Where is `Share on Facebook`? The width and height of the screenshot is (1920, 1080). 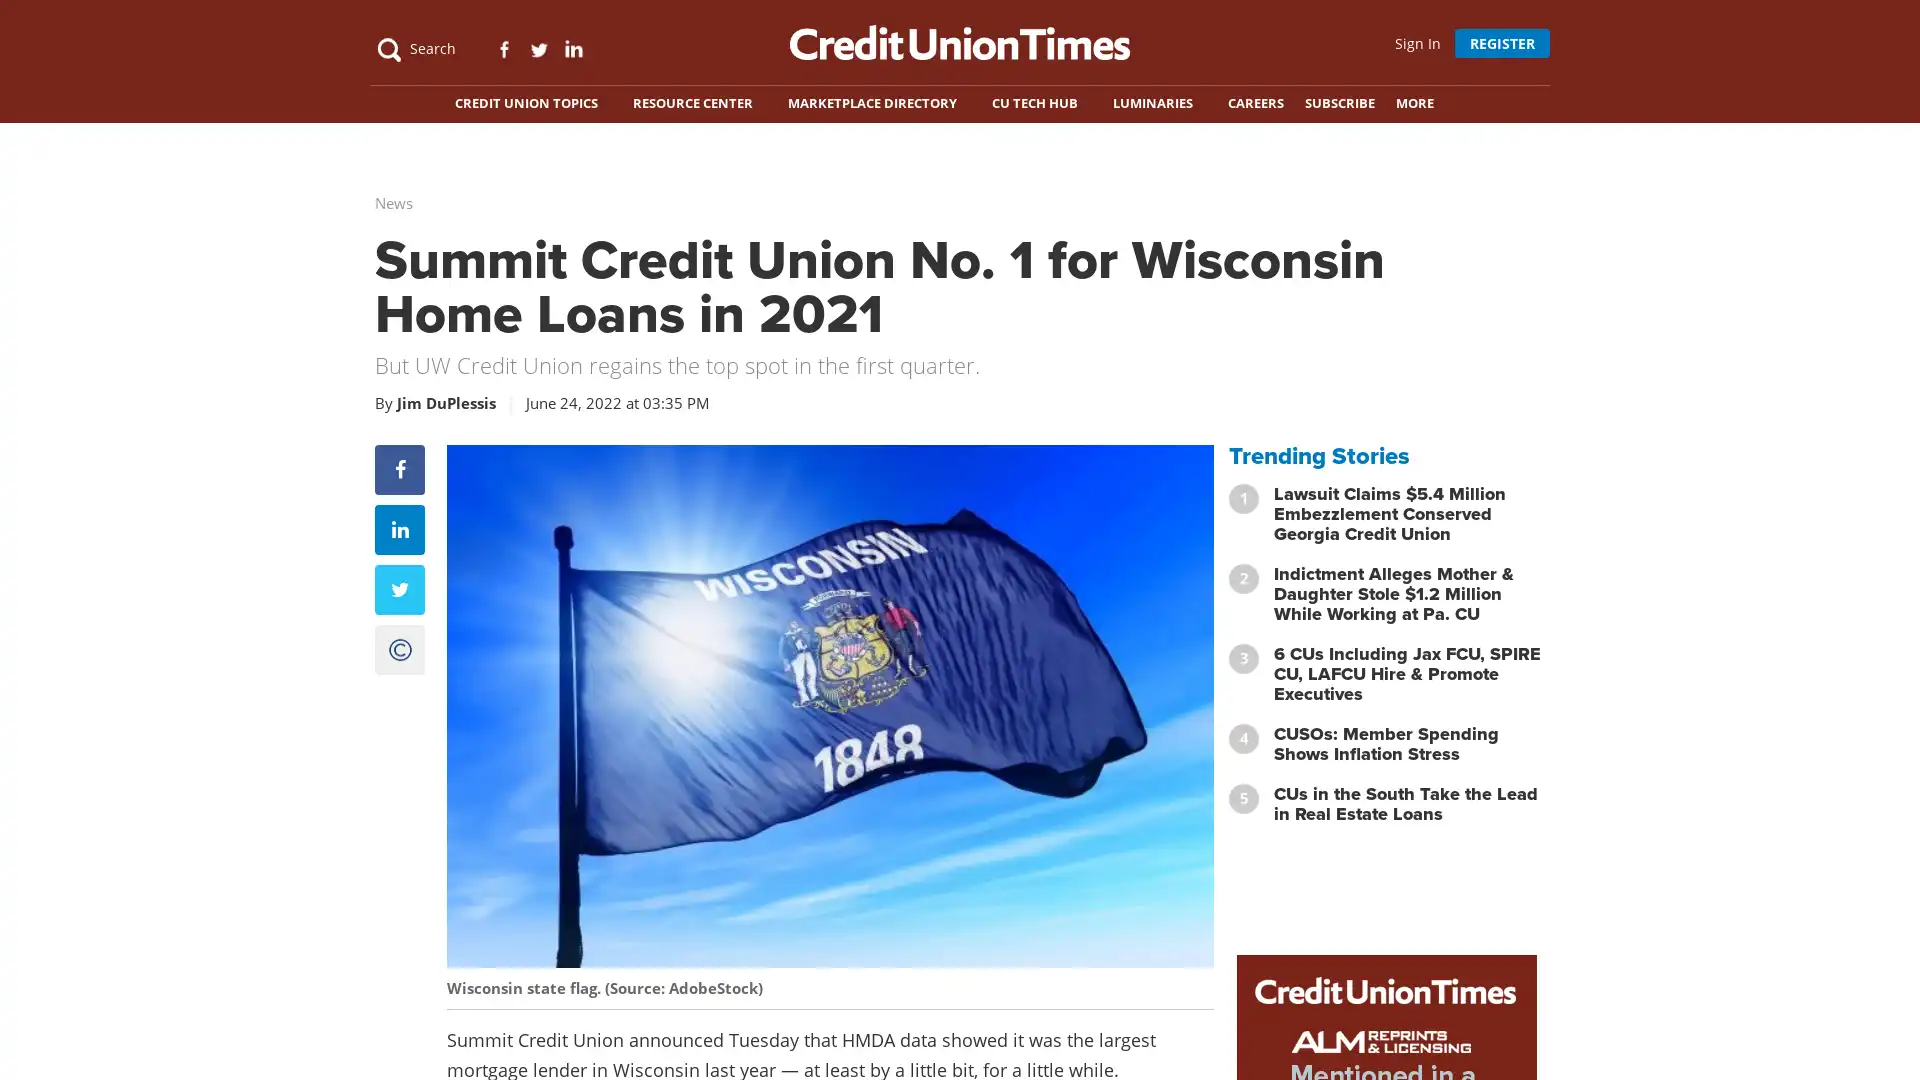
Share on Facebook is located at coordinates (399, 548).